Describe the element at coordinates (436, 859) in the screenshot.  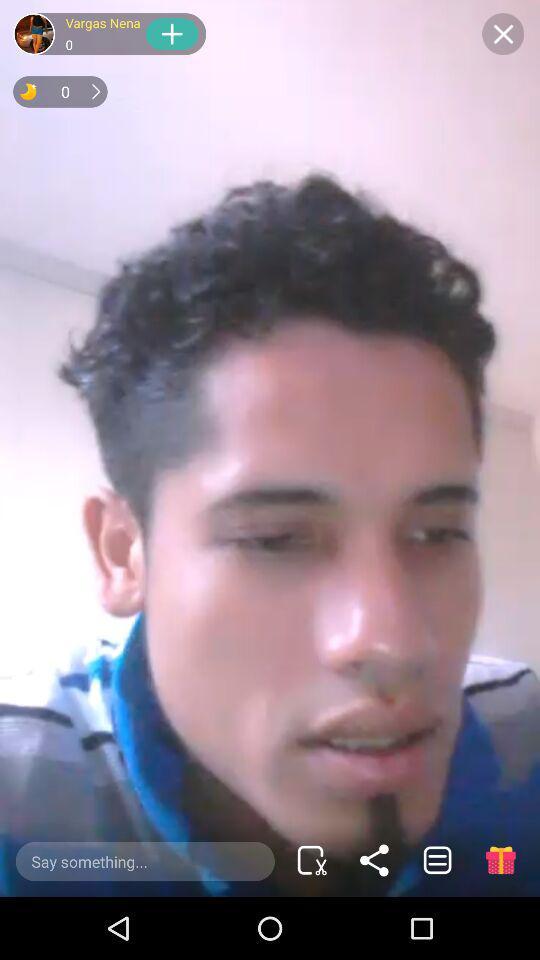
I see `the menu icon` at that location.